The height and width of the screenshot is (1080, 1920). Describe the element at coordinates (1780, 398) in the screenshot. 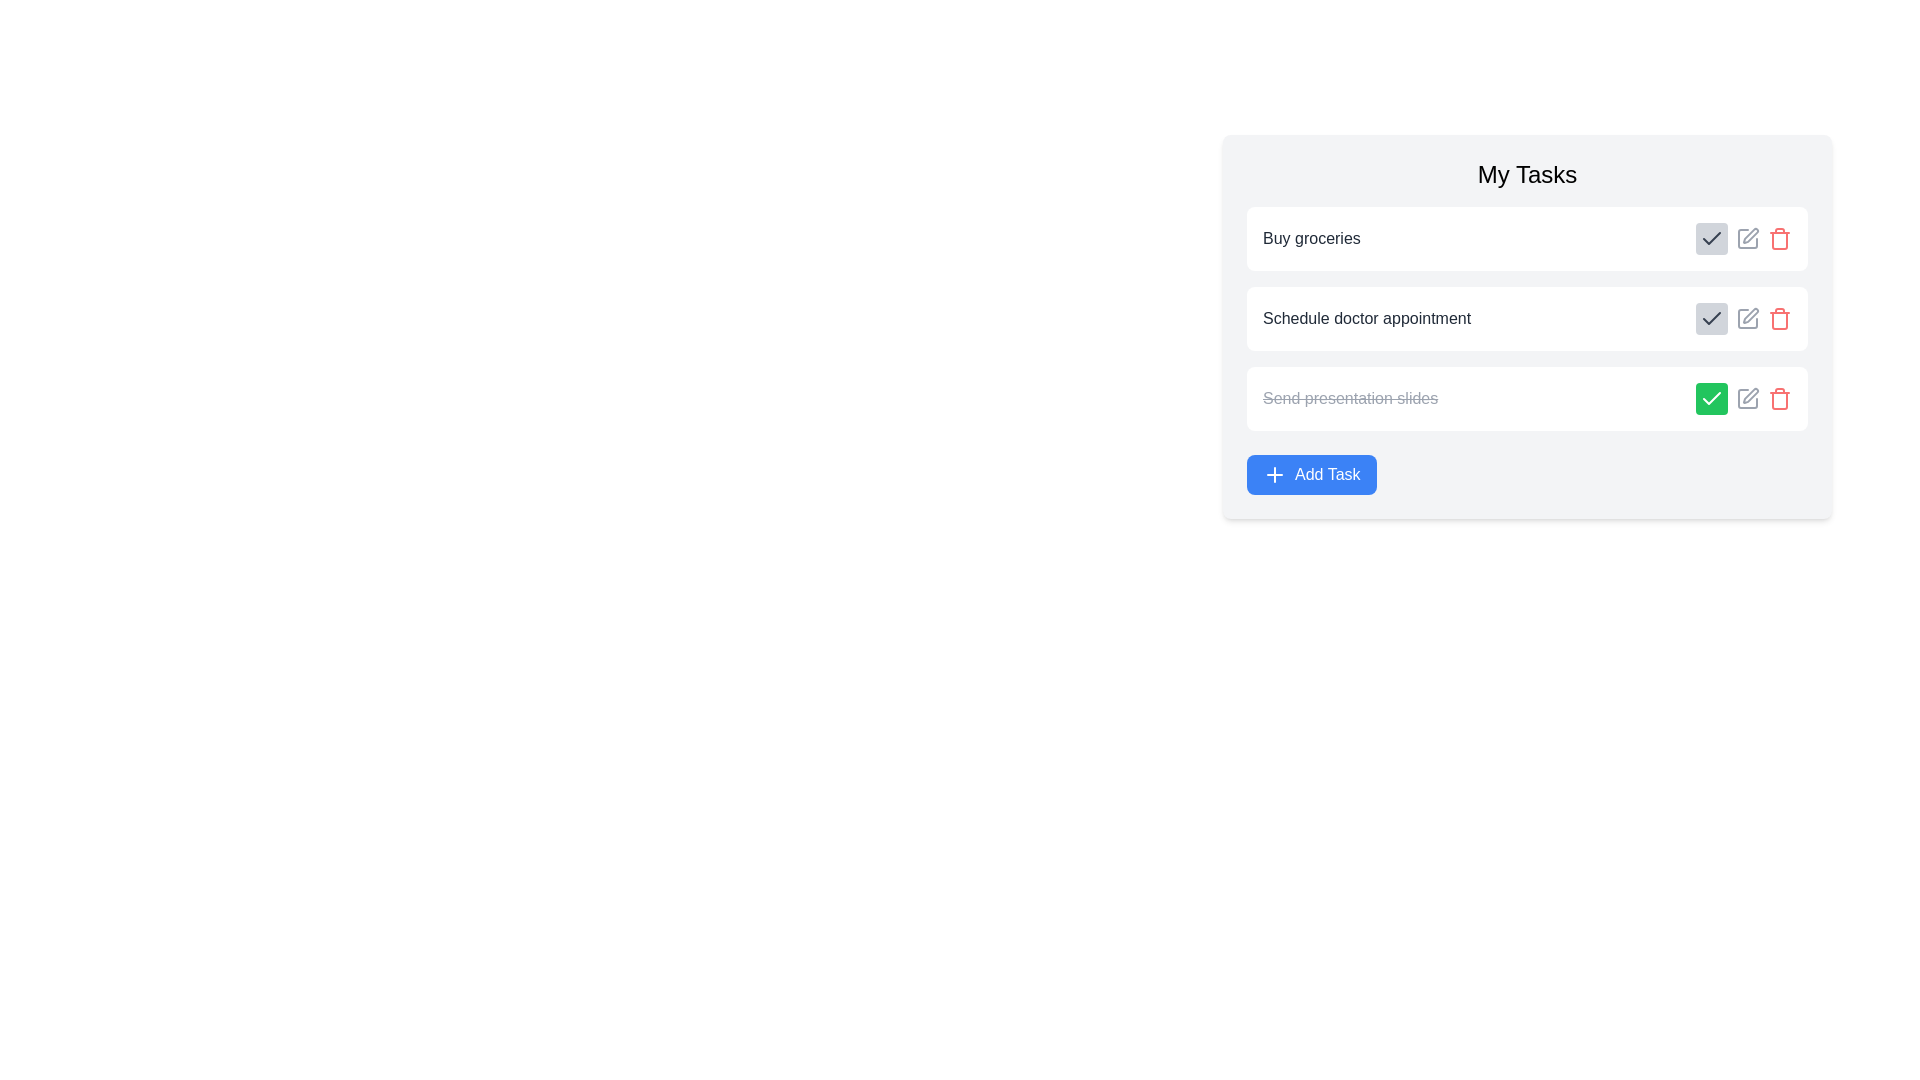

I see `delete button for the task identified by Send presentation slides` at that location.